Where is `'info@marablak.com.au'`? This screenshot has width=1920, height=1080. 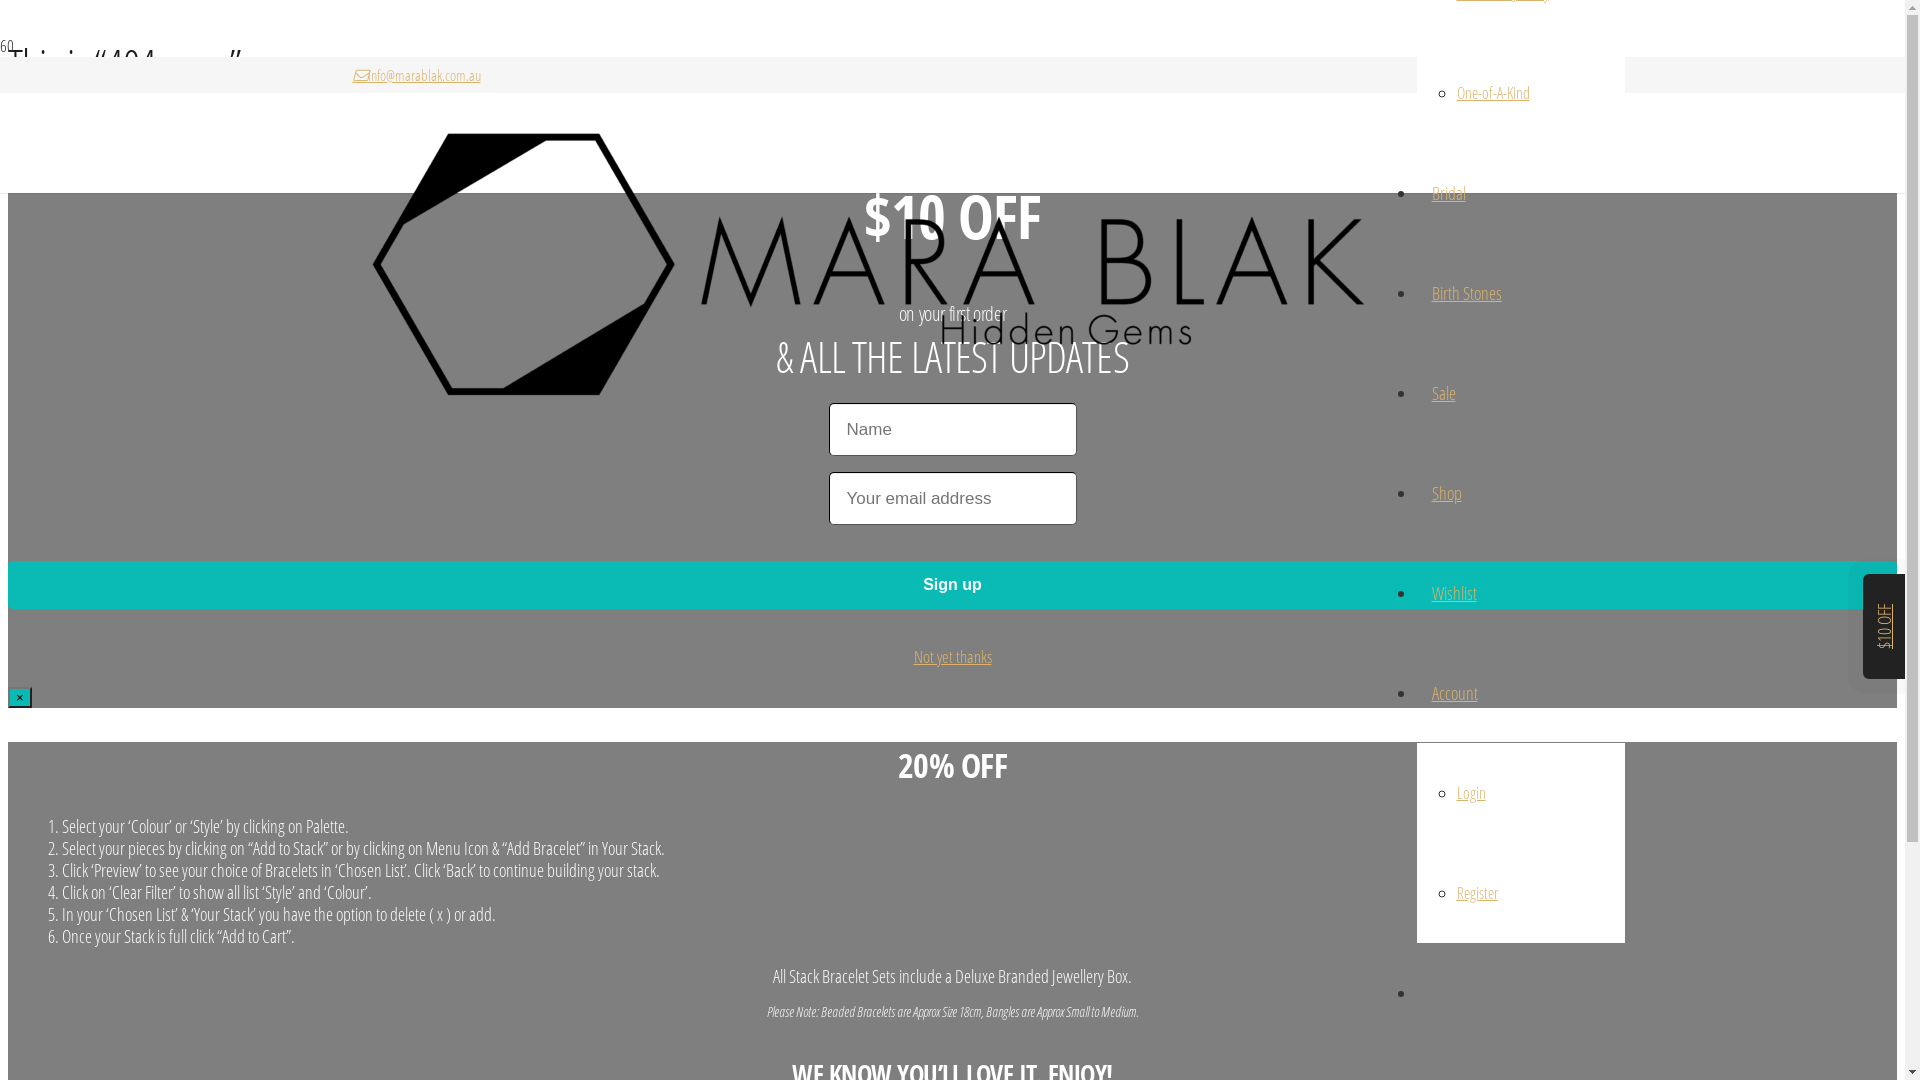
'info@marablak.com.au' is located at coordinates (351, 73).